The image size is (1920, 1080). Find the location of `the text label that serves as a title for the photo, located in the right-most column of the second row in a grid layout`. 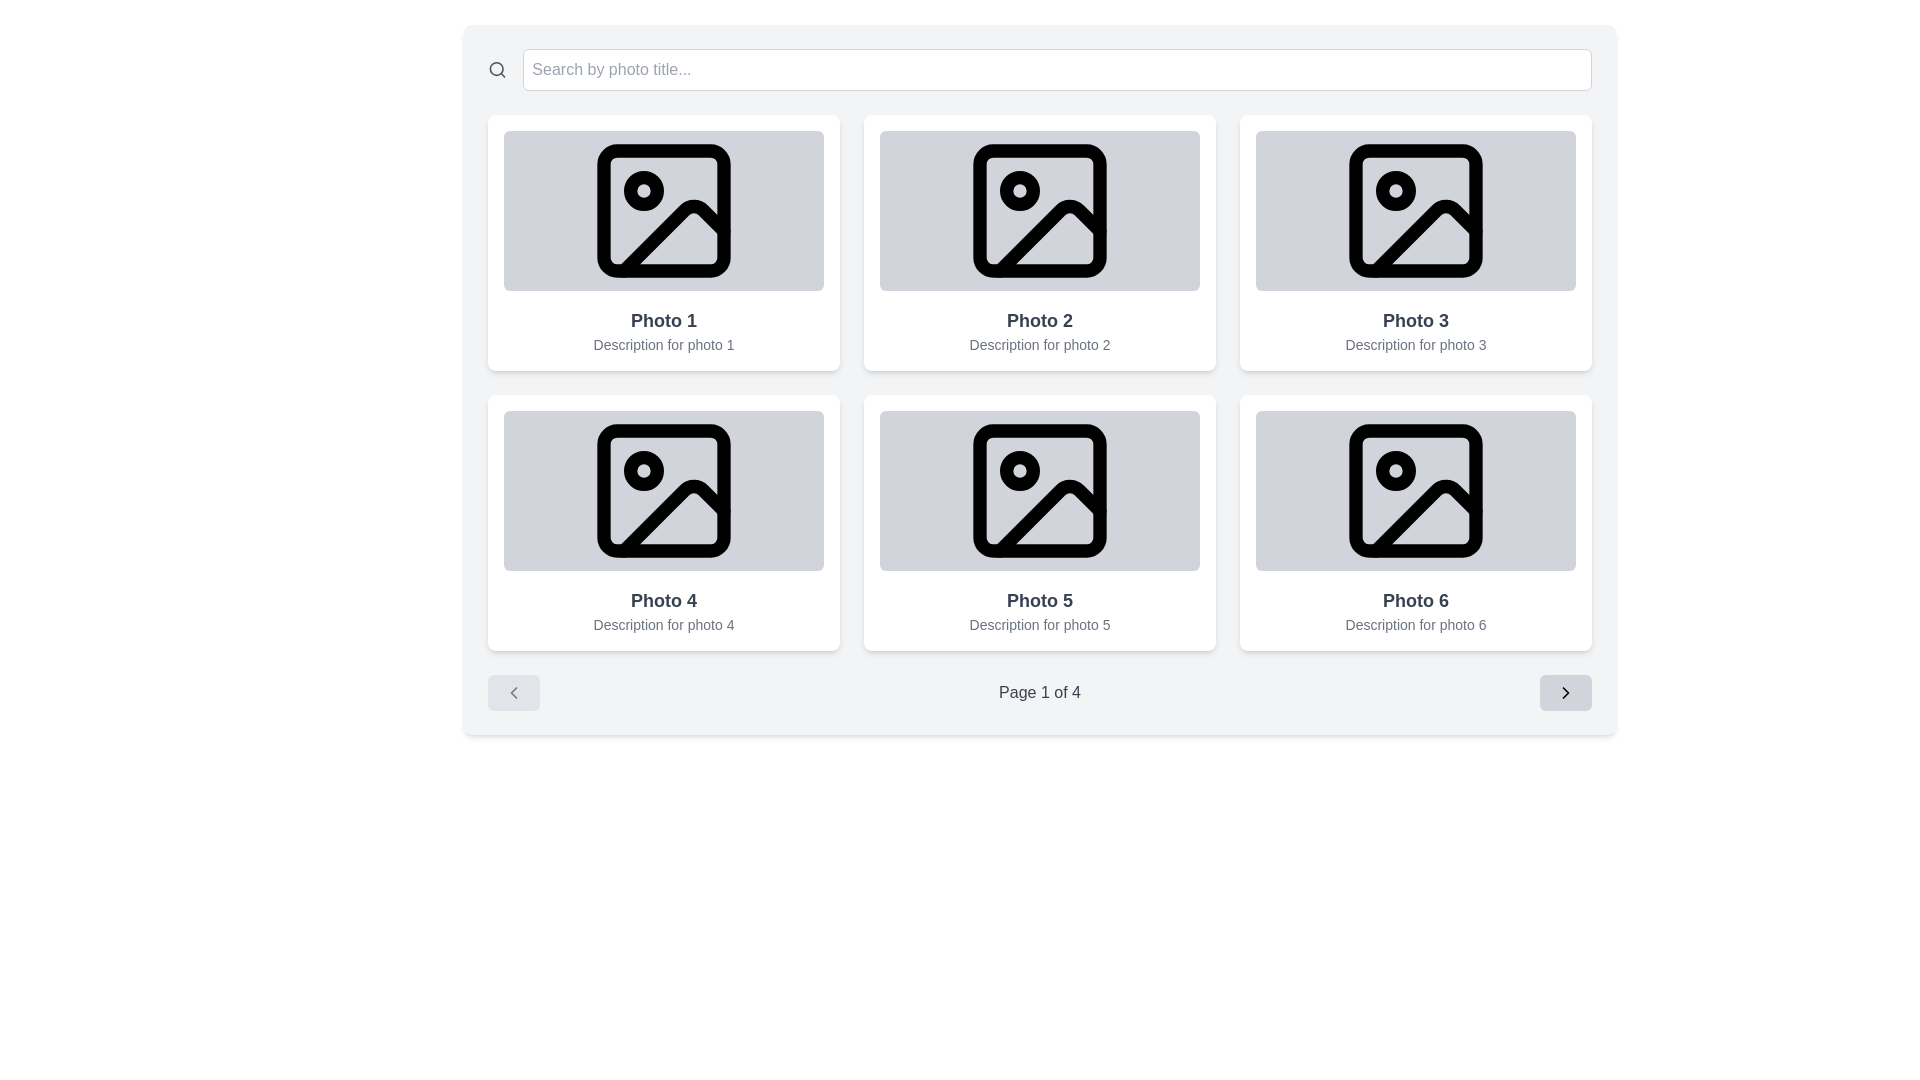

the text label that serves as a title for the photo, located in the right-most column of the second row in a grid layout is located at coordinates (1415, 600).